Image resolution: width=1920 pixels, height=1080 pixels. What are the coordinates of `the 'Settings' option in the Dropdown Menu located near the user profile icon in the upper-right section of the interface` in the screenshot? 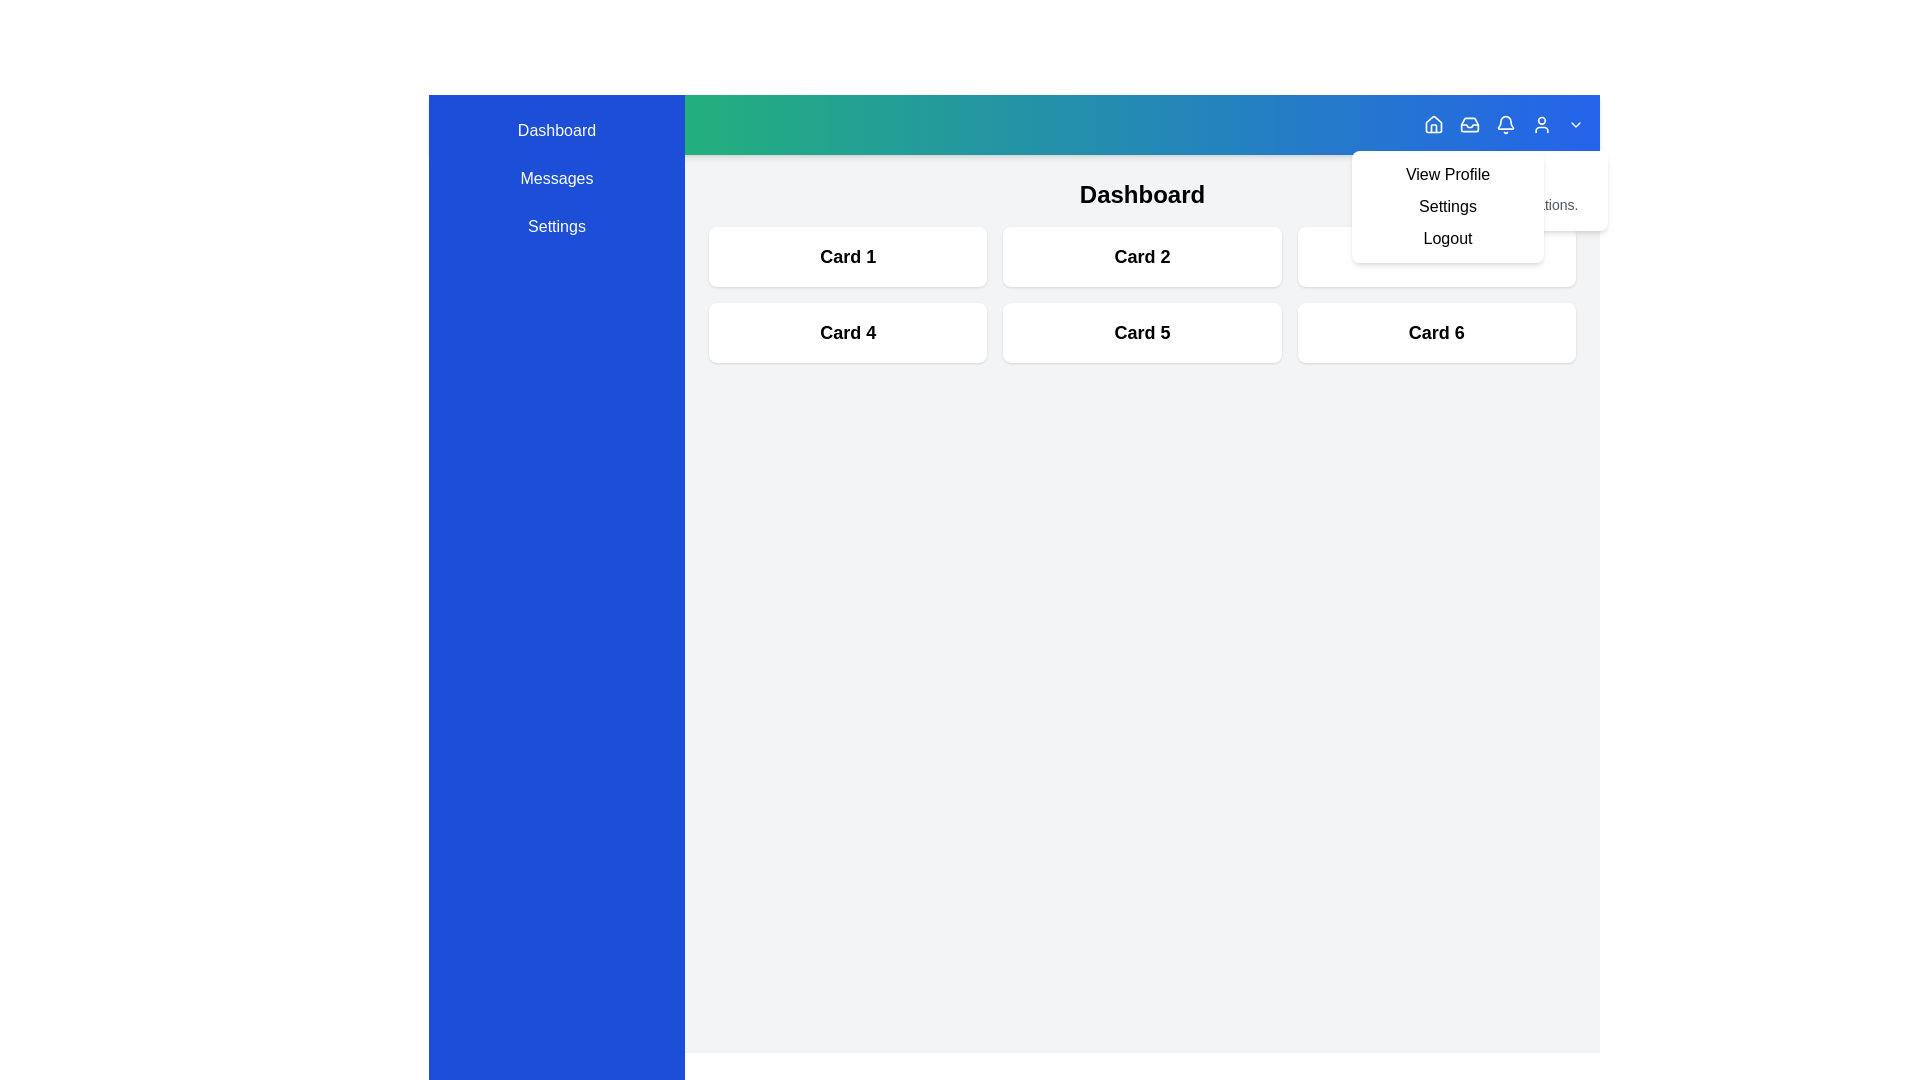 It's located at (1448, 207).